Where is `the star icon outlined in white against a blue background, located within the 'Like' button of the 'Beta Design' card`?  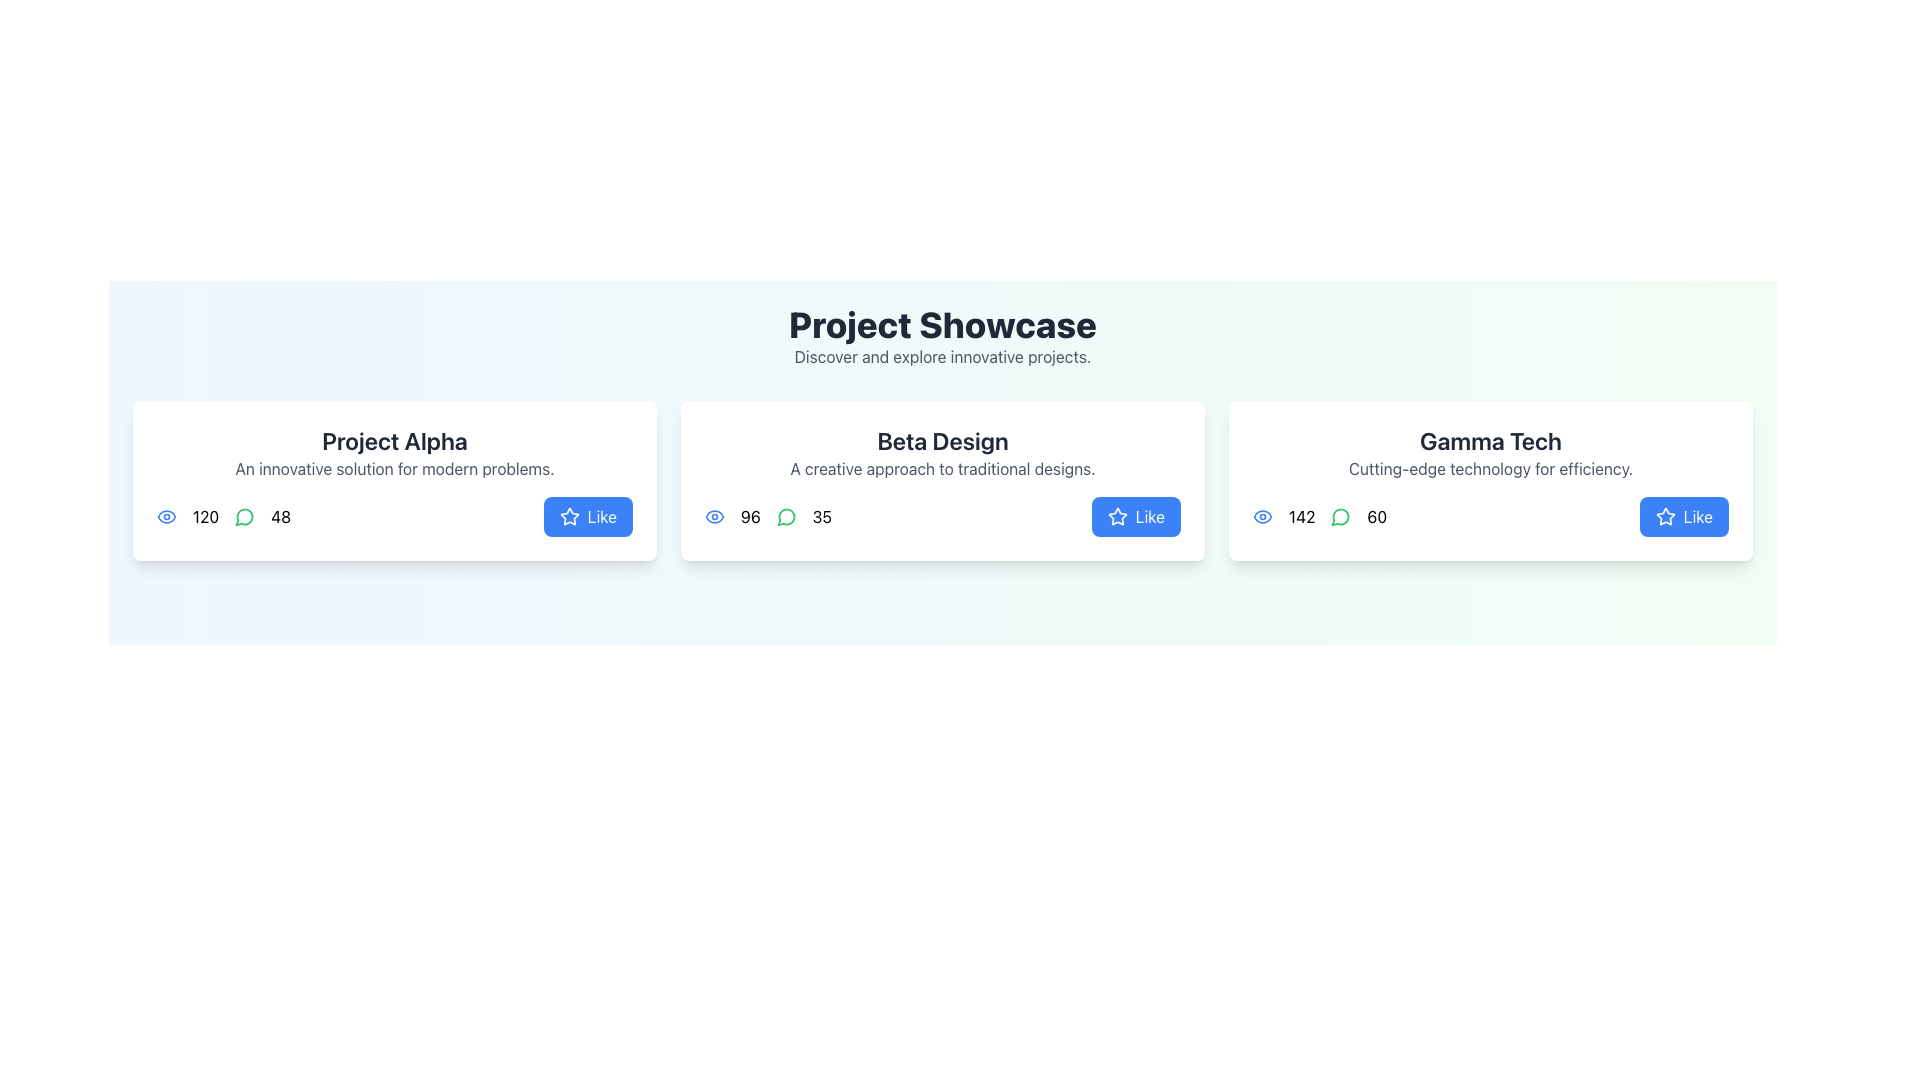 the star icon outlined in white against a blue background, located within the 'Like' button of the 'Beta Design' card is located at coordinates (568, 515).